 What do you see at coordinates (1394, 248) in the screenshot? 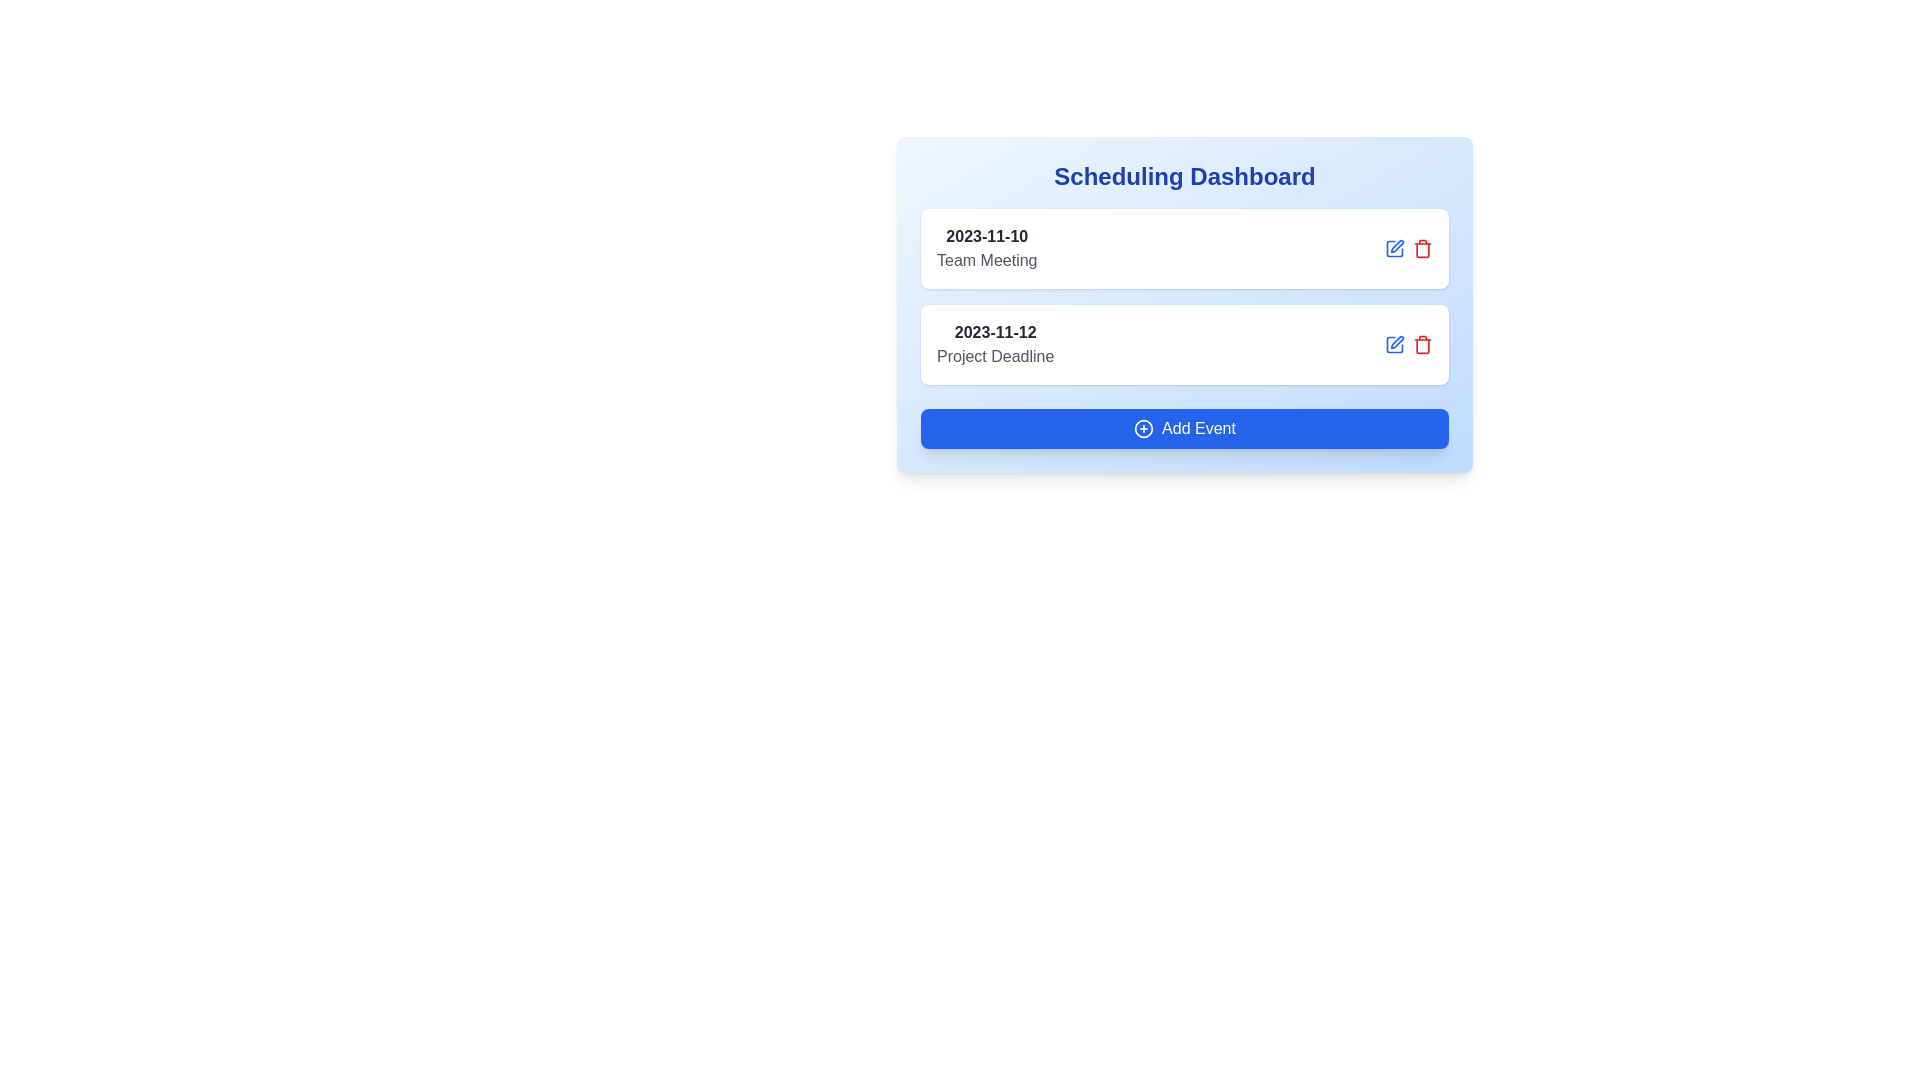
I see `the edit button located in the second row of the 'Scheduling Dashboard' panel, which is the leftmost icon aligned to the right of the text '2023-11-12 Project Deadline'` at bounding box center [1394, 248].